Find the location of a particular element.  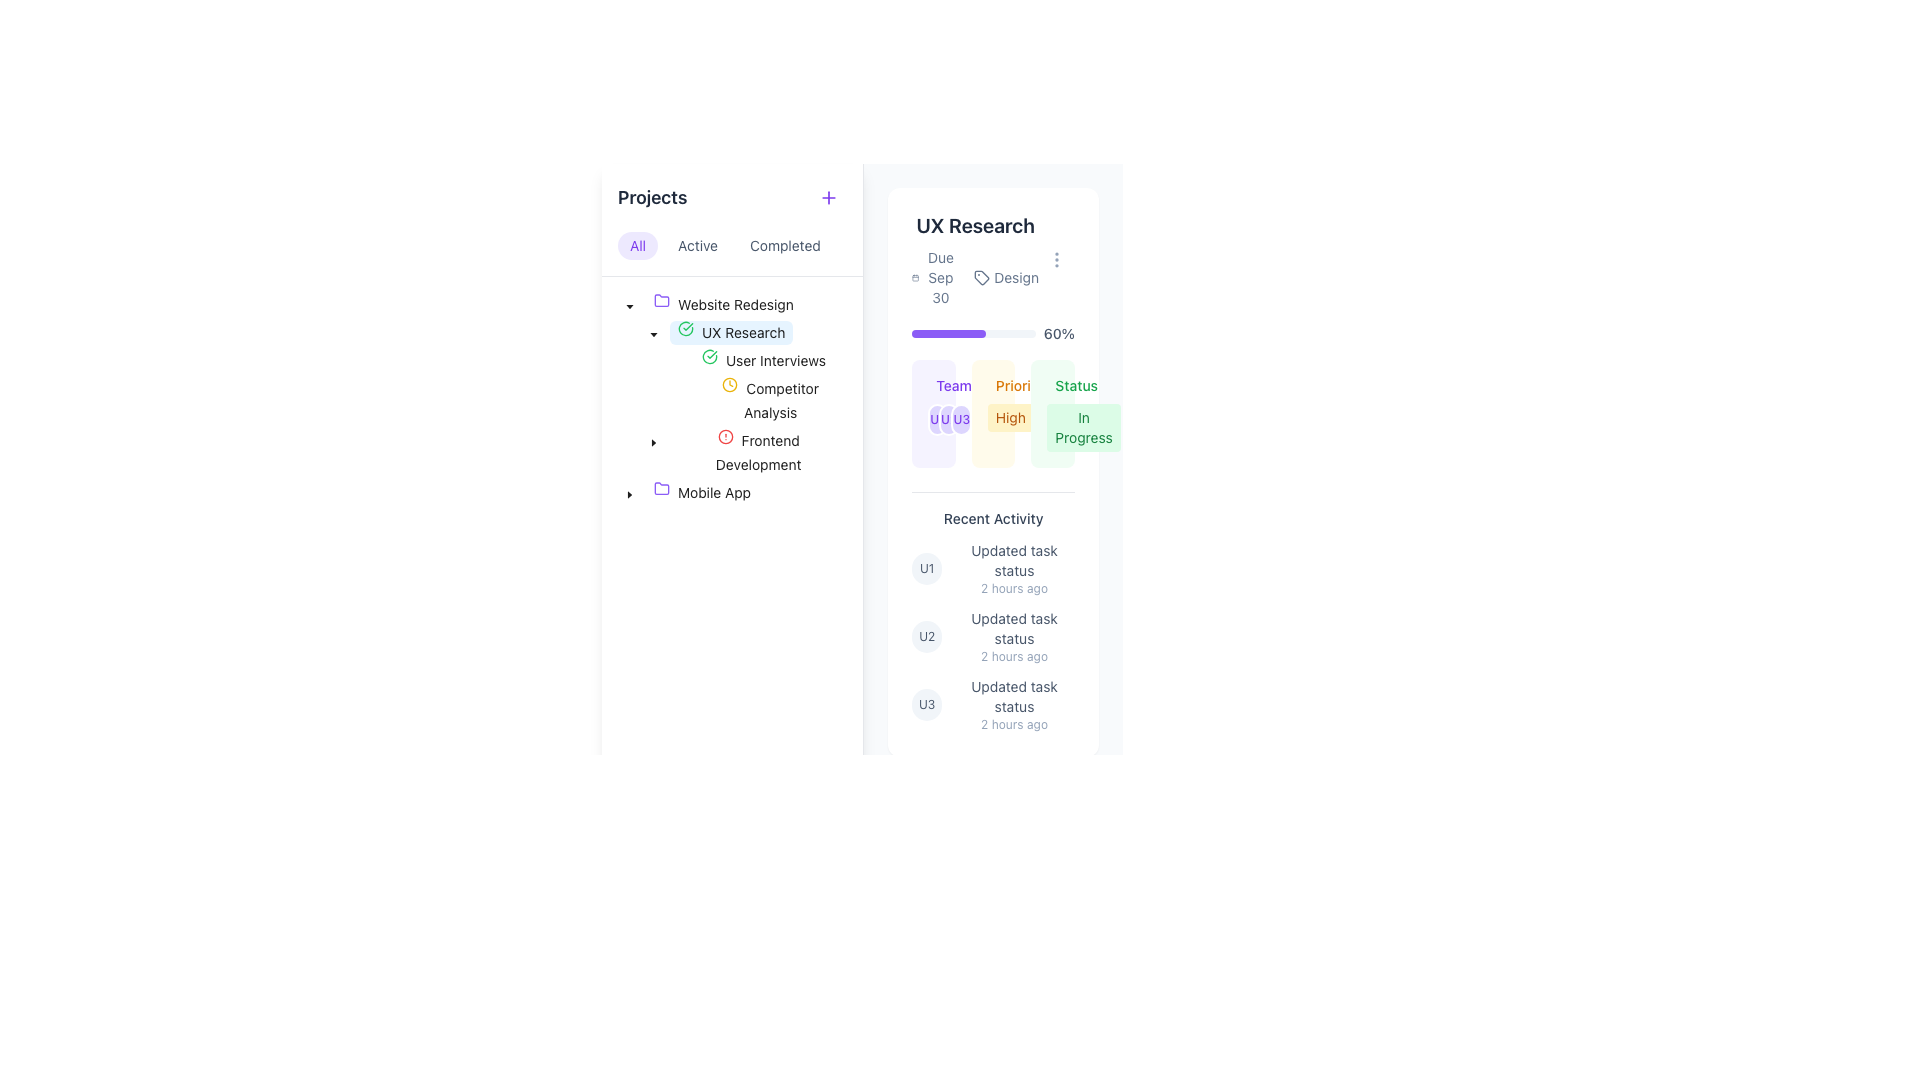

the 'Status' label displayed in green color, which is located in the middle of the 'UX Research' project card, positioned to the right of the 'Priority' status is located at coordinates (1075, 385).